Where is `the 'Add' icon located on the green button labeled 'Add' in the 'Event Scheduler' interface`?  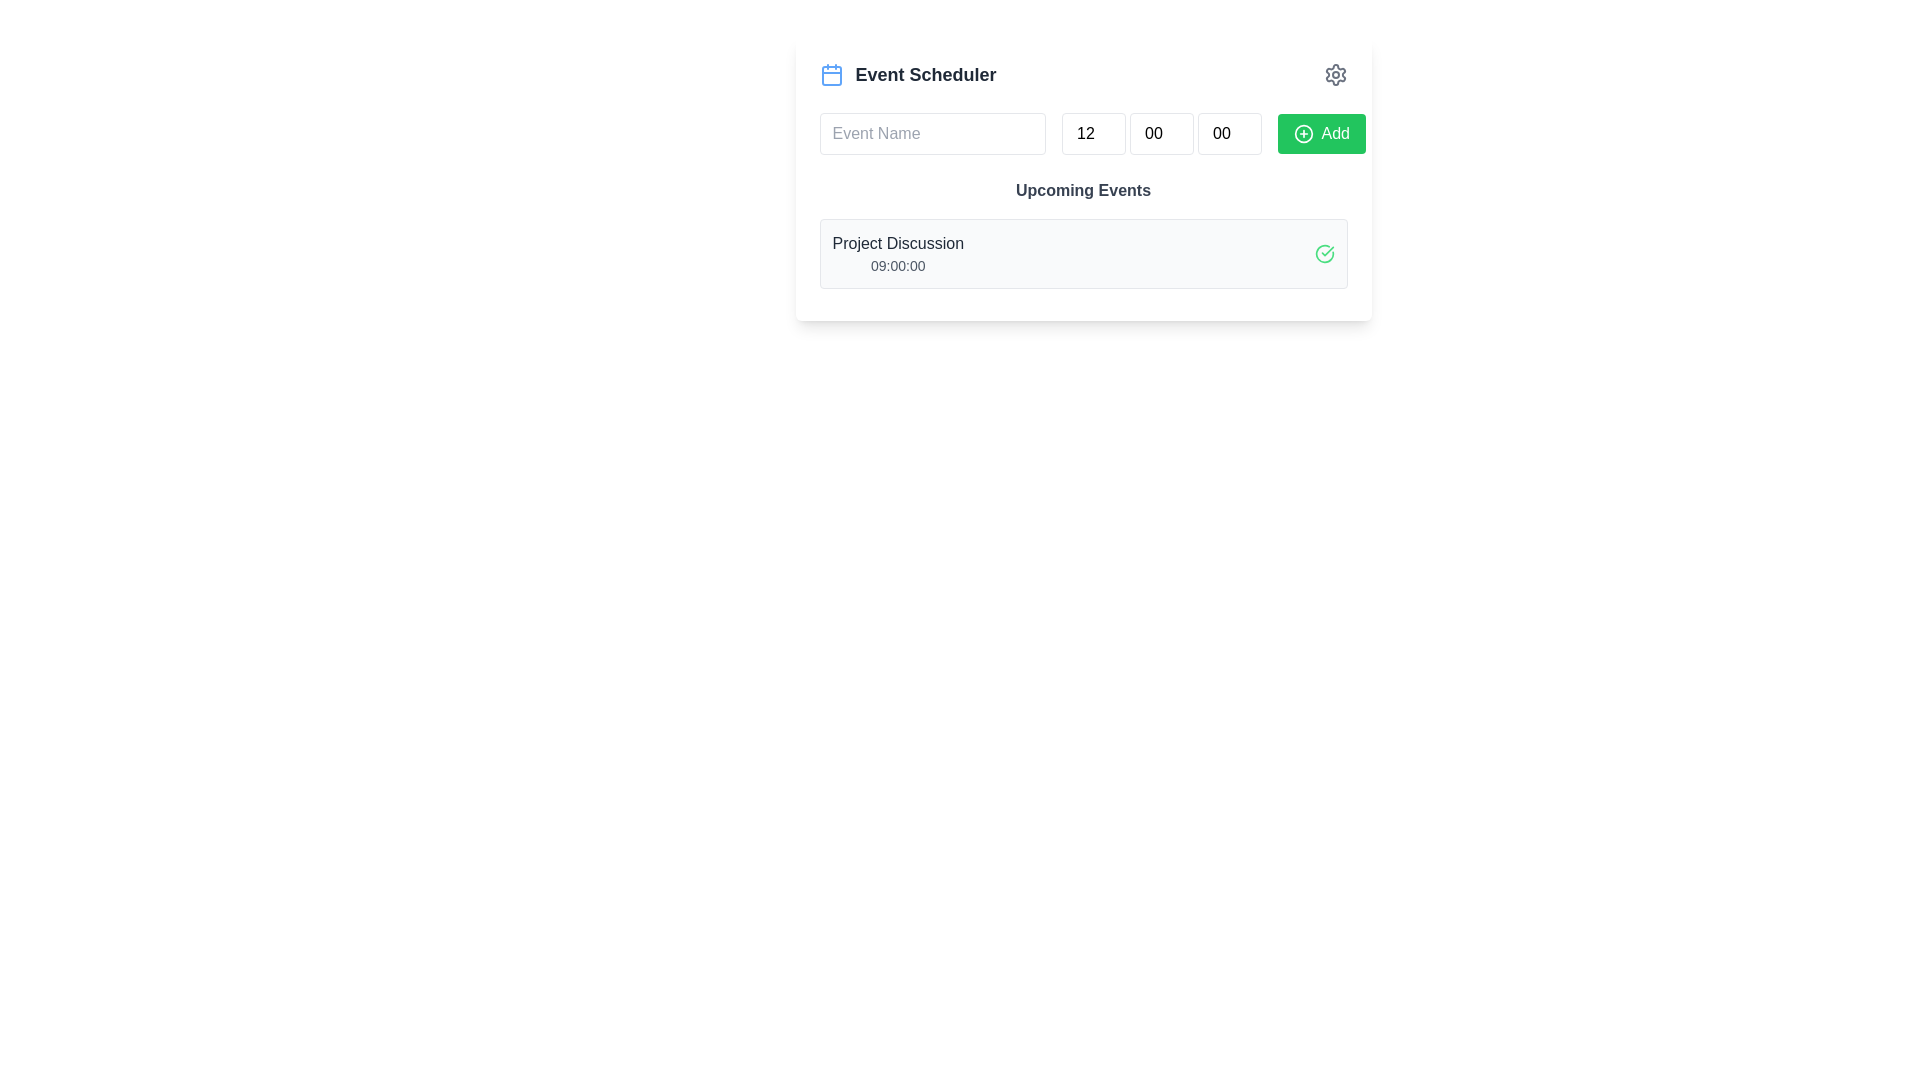
the 'Add' icon located on the green button labeled 'Add' in the 'Event Scheduler' interface is located at coordinates (1303, 134).